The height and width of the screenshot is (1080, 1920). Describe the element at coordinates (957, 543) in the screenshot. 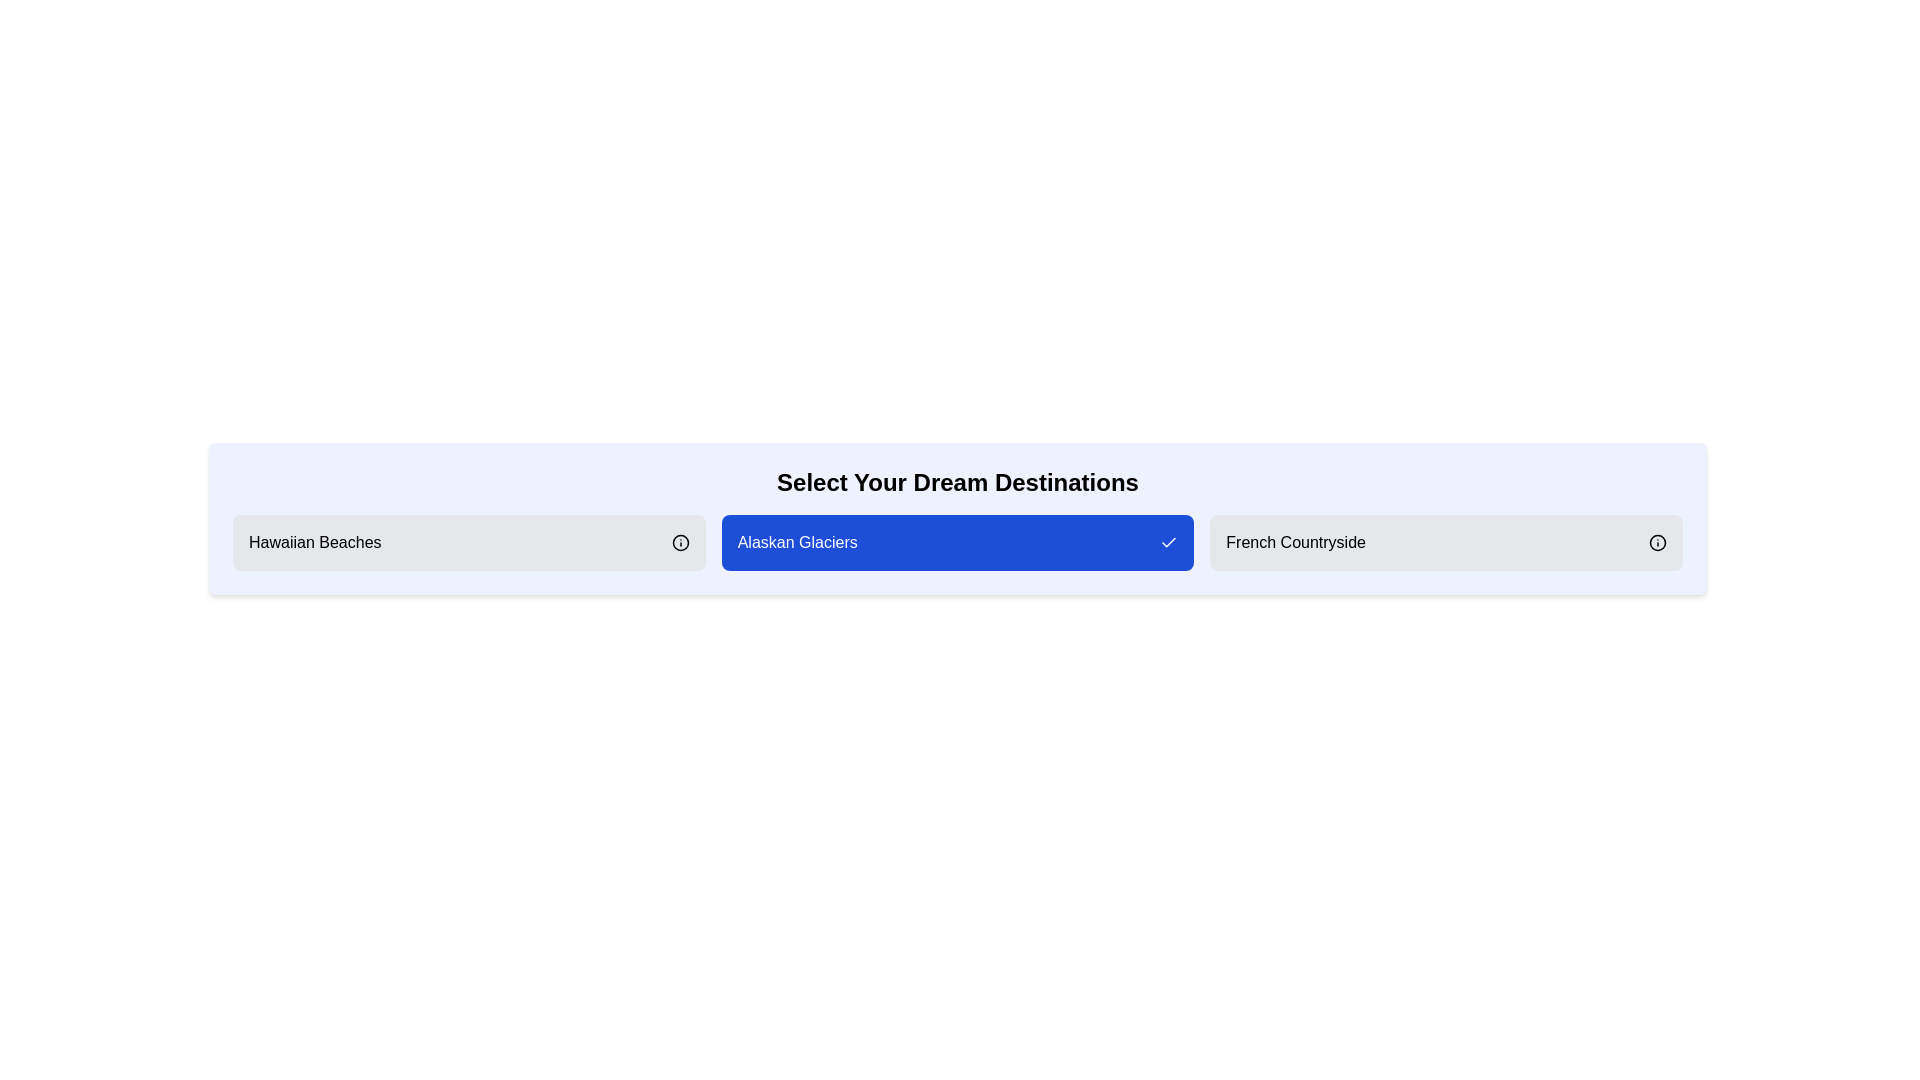

I see `the destination Alaskan Glaciers` at that location.